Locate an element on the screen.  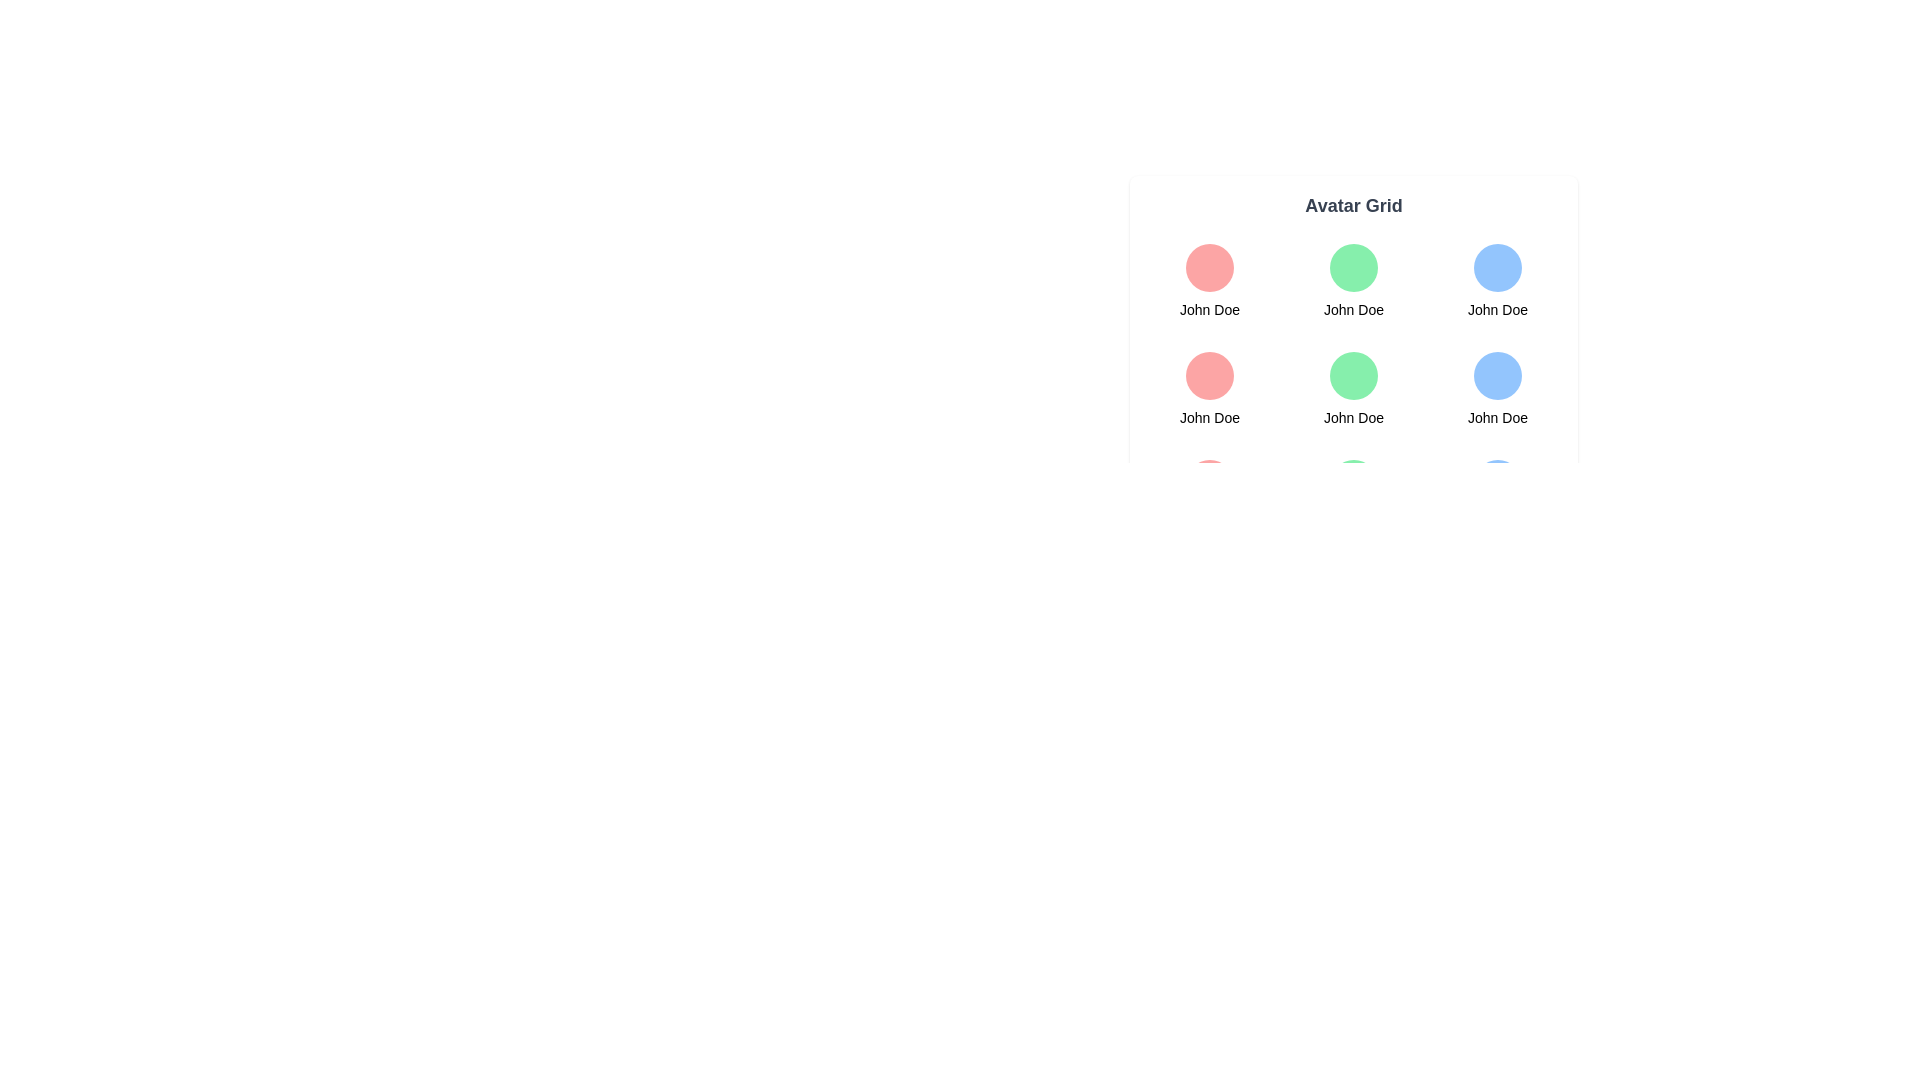
text displayed on the text label located below the circular avatar in the top-left corner of a 3x3 grid layout is located at coordinates (1208, 309).